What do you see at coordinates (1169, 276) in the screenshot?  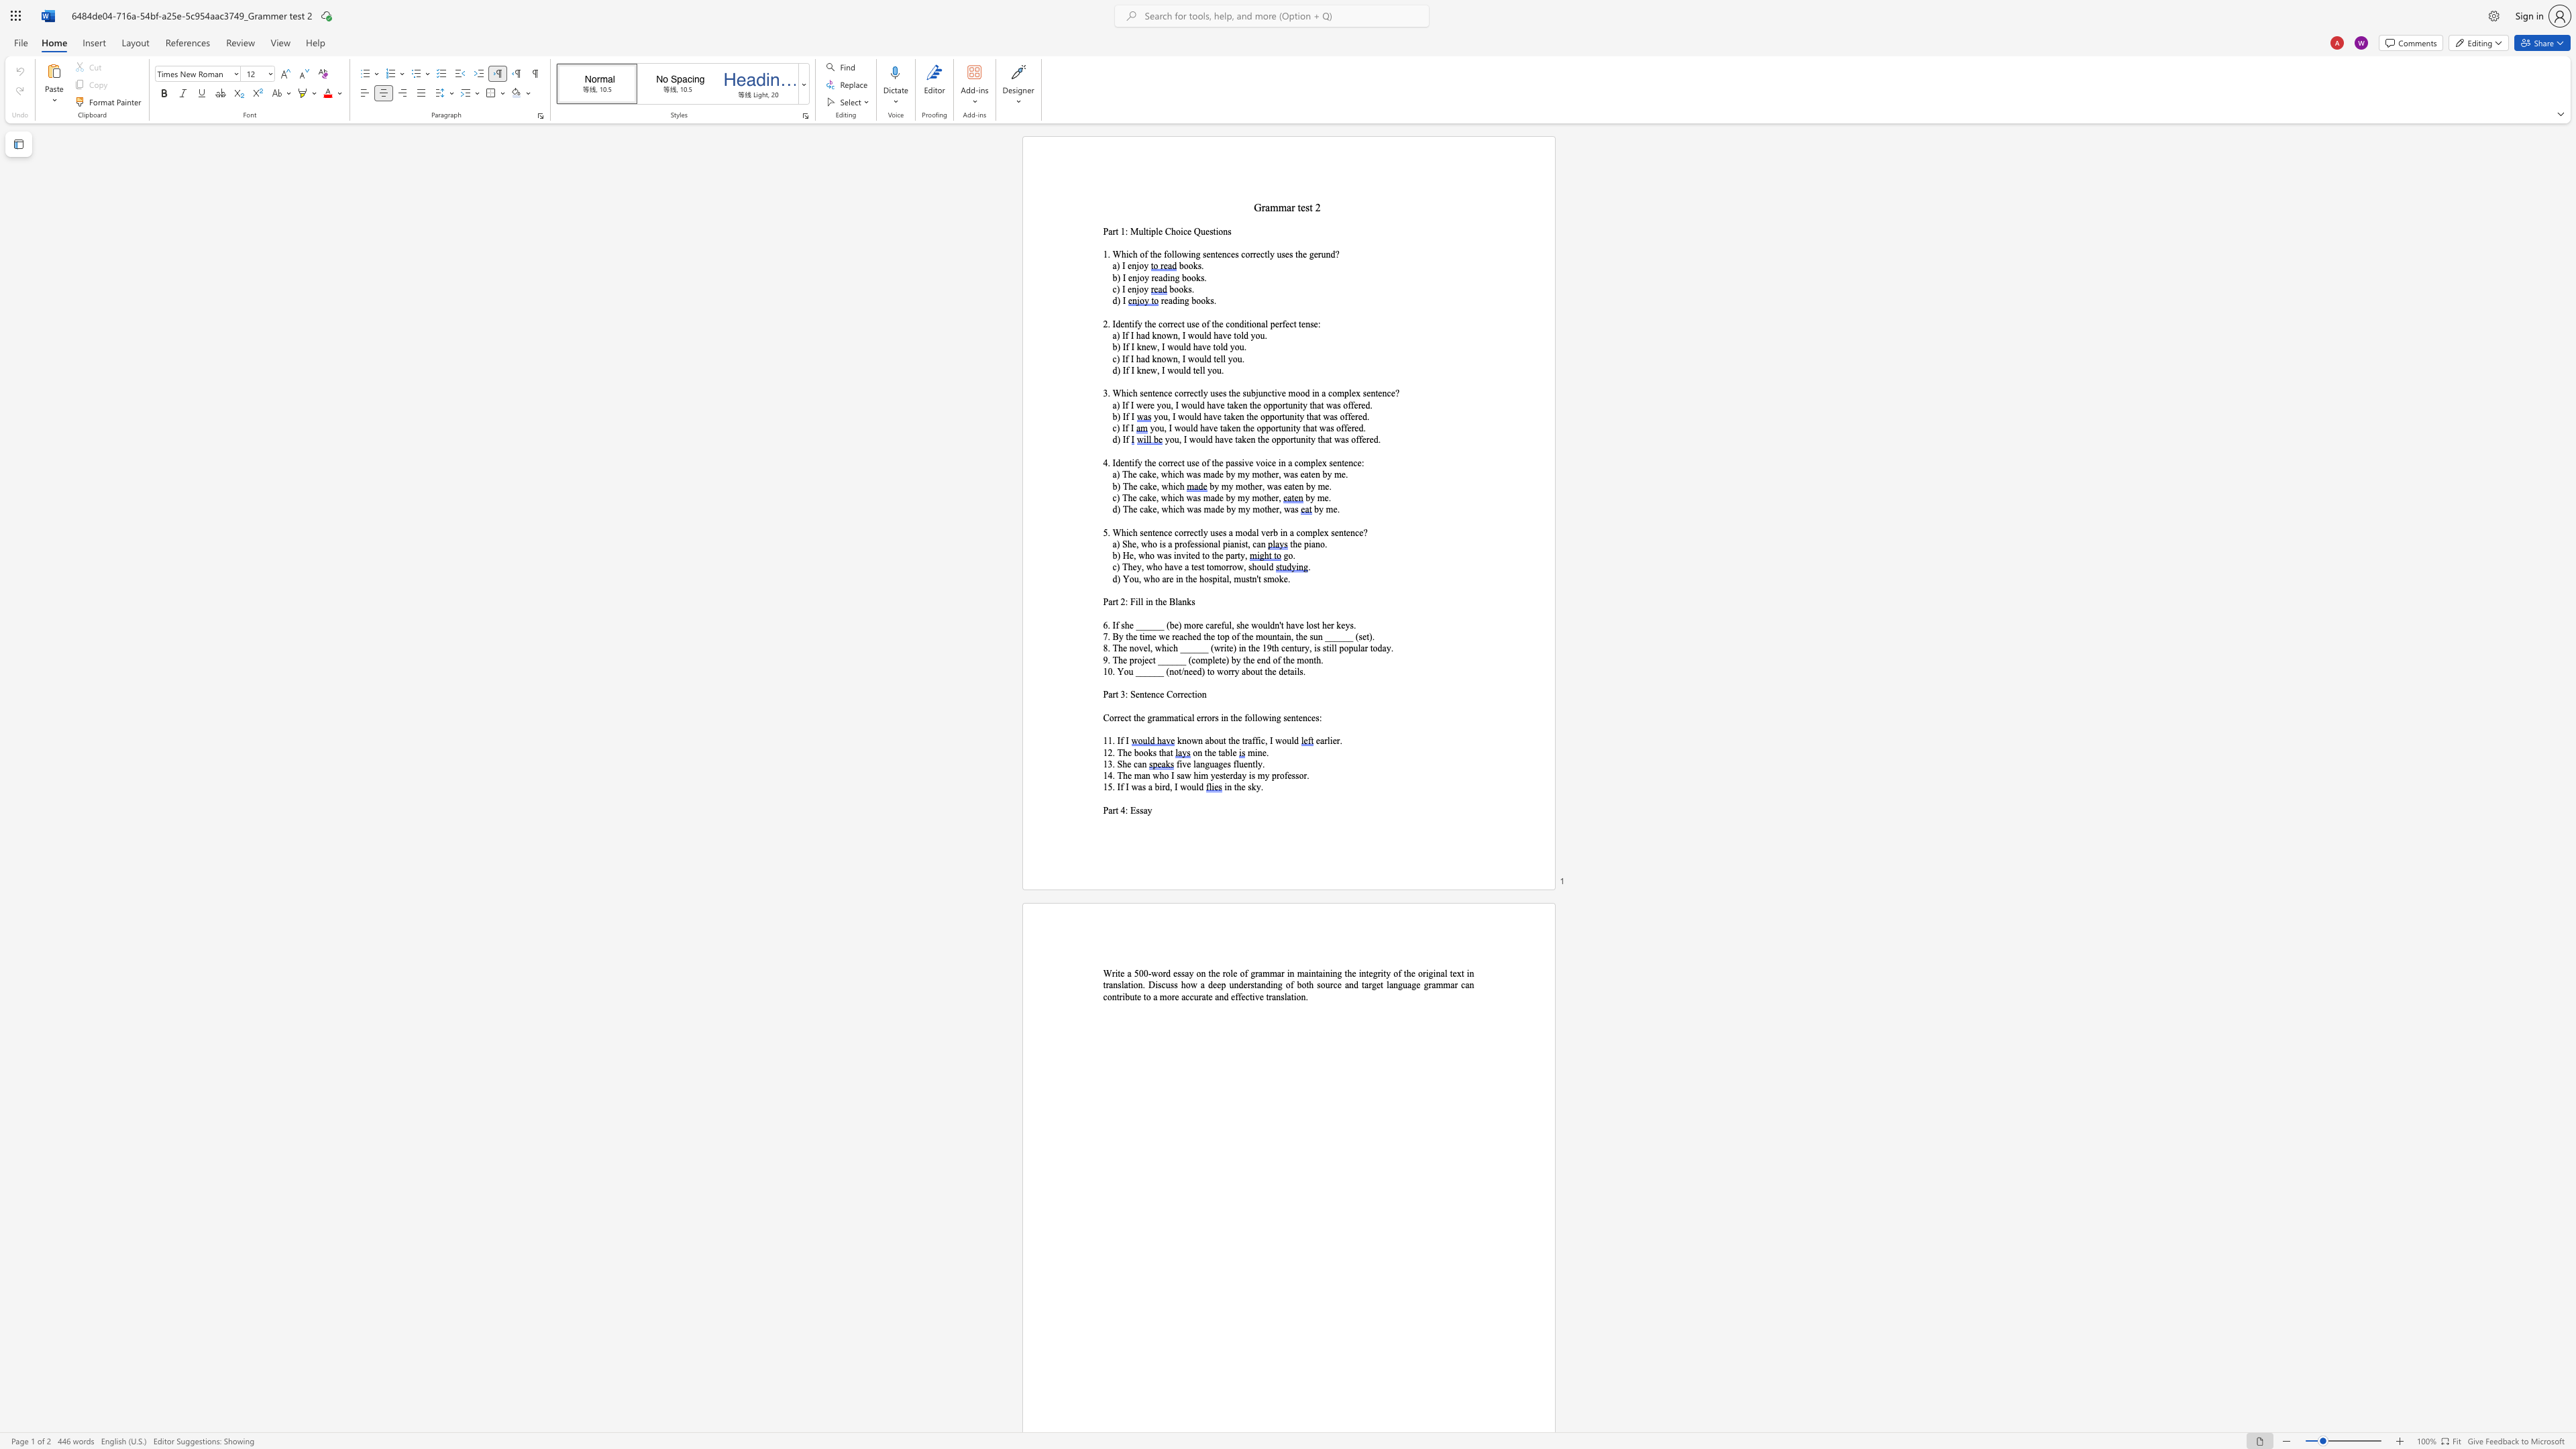 I see `the subset text "ng bo" within the text "b) I enjoy reading books."` at bounding box center [1169, 276].